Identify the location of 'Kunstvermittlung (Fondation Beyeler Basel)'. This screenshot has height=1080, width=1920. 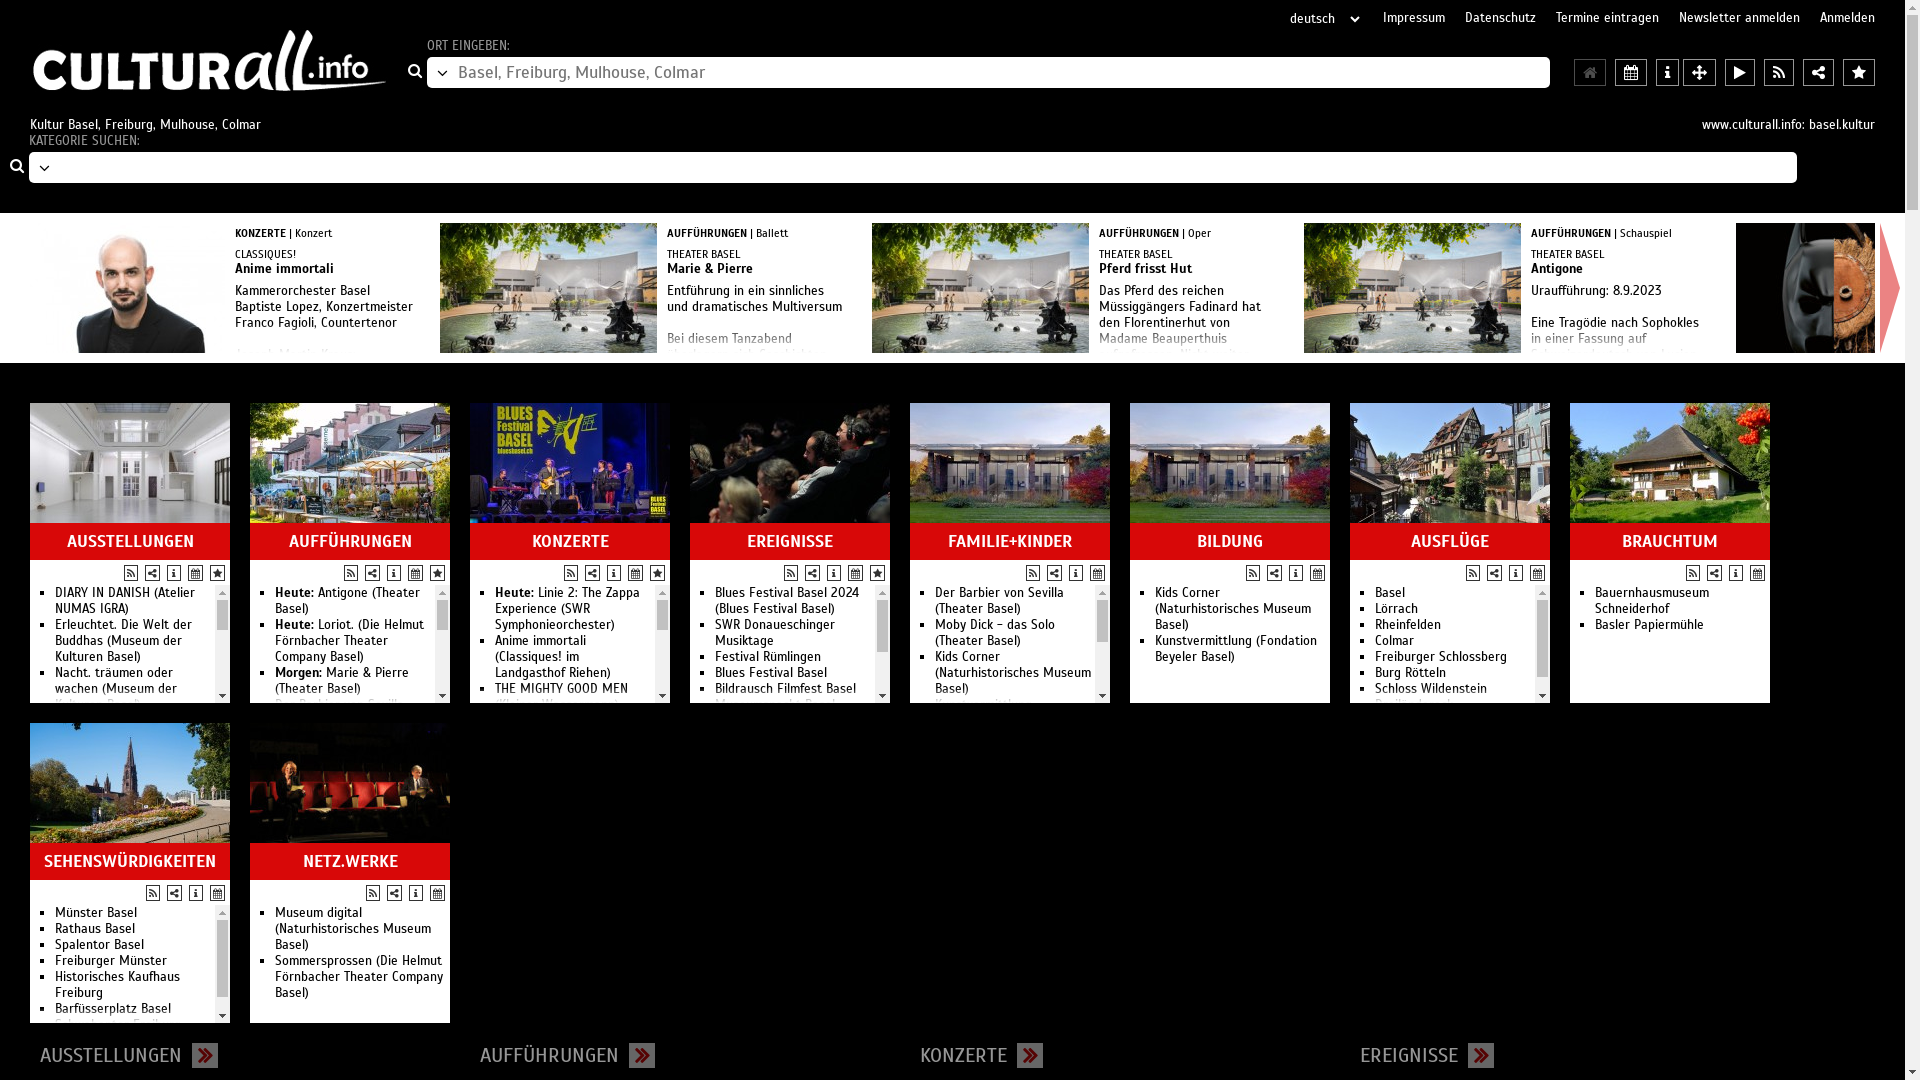
(1235, 648).